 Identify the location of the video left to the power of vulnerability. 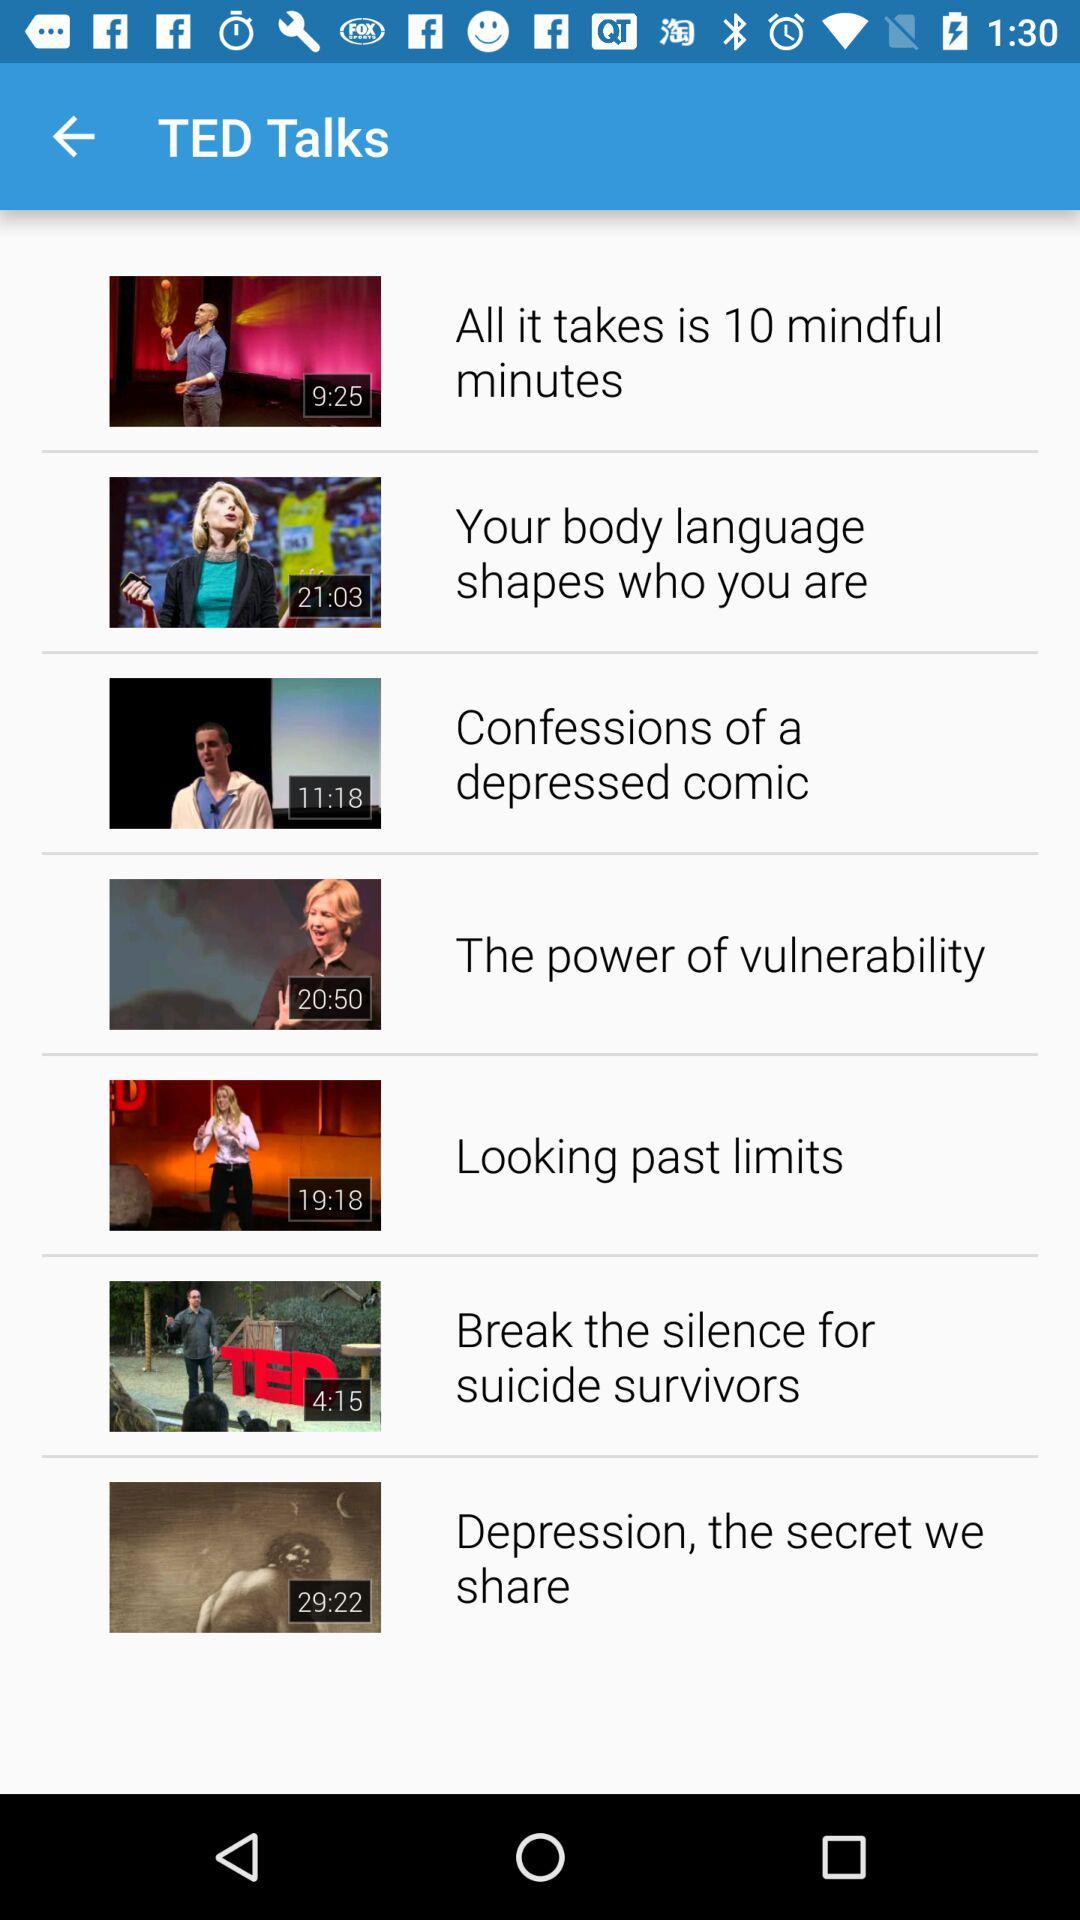
(244, 953).